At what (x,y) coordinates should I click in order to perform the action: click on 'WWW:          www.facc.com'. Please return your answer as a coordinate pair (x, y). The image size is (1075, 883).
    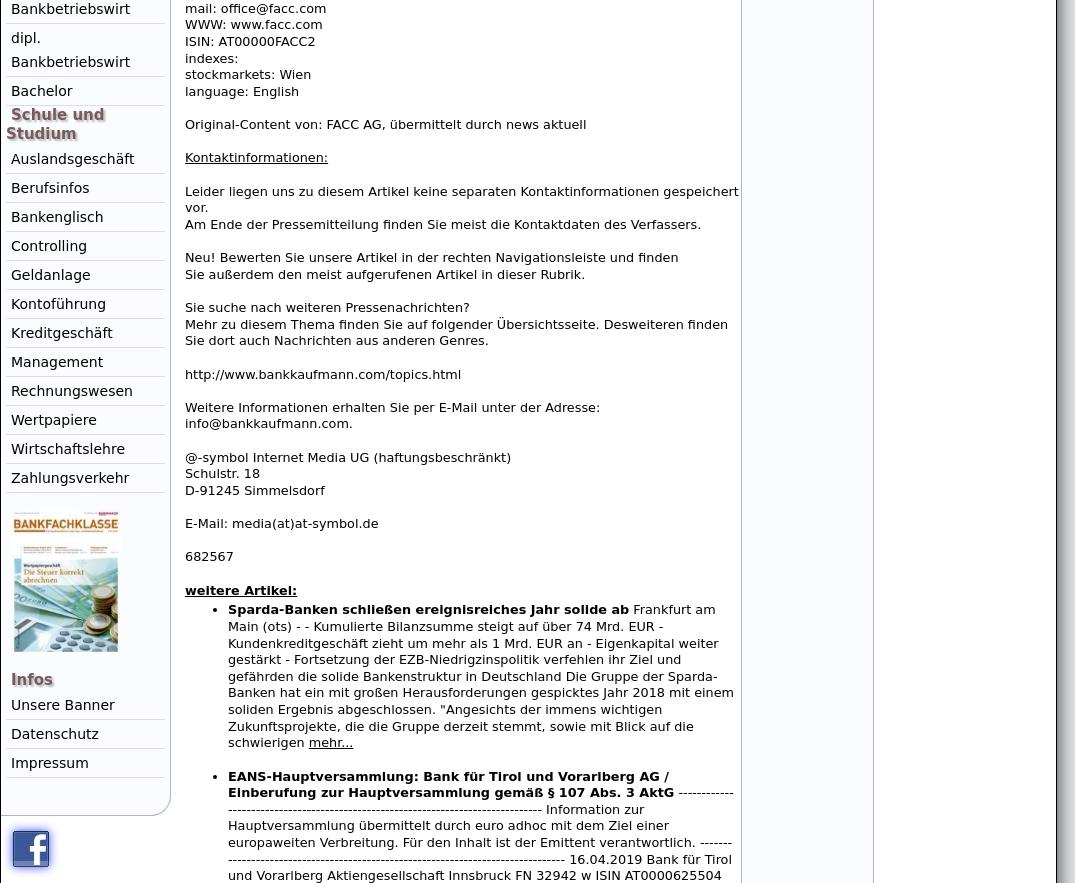
    Looking at the image, I should click on (253, 24).